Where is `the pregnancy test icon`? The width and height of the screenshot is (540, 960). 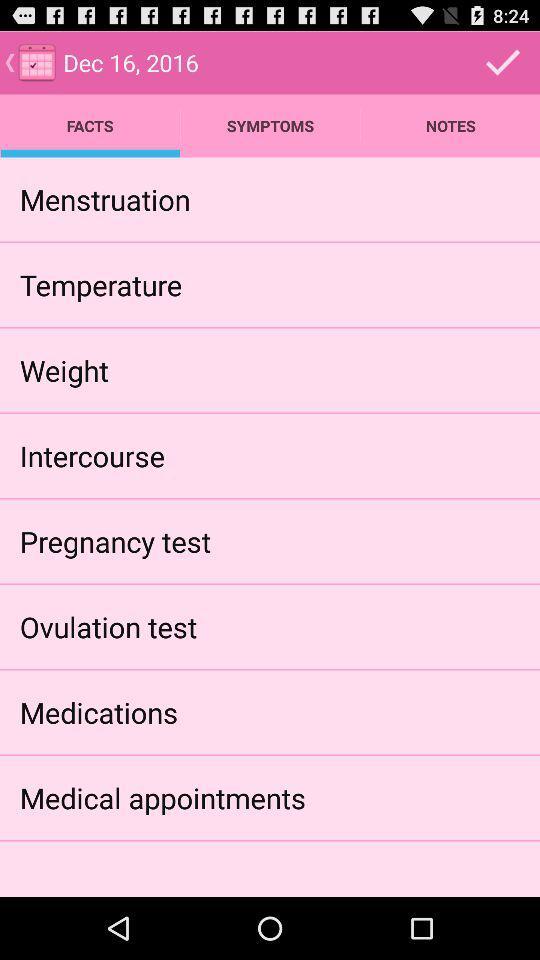
the pregnancy test icon is located at coordinates (115, 541).